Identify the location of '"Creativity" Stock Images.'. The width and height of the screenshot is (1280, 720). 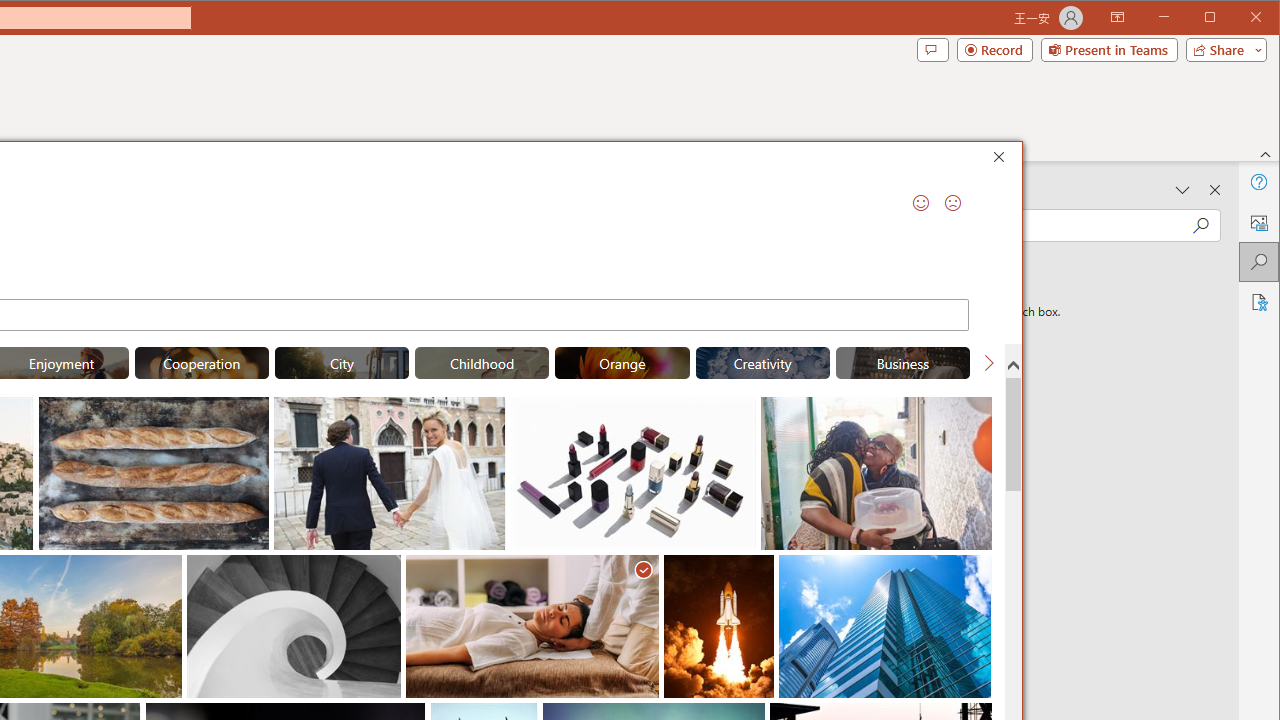
(761, 362).